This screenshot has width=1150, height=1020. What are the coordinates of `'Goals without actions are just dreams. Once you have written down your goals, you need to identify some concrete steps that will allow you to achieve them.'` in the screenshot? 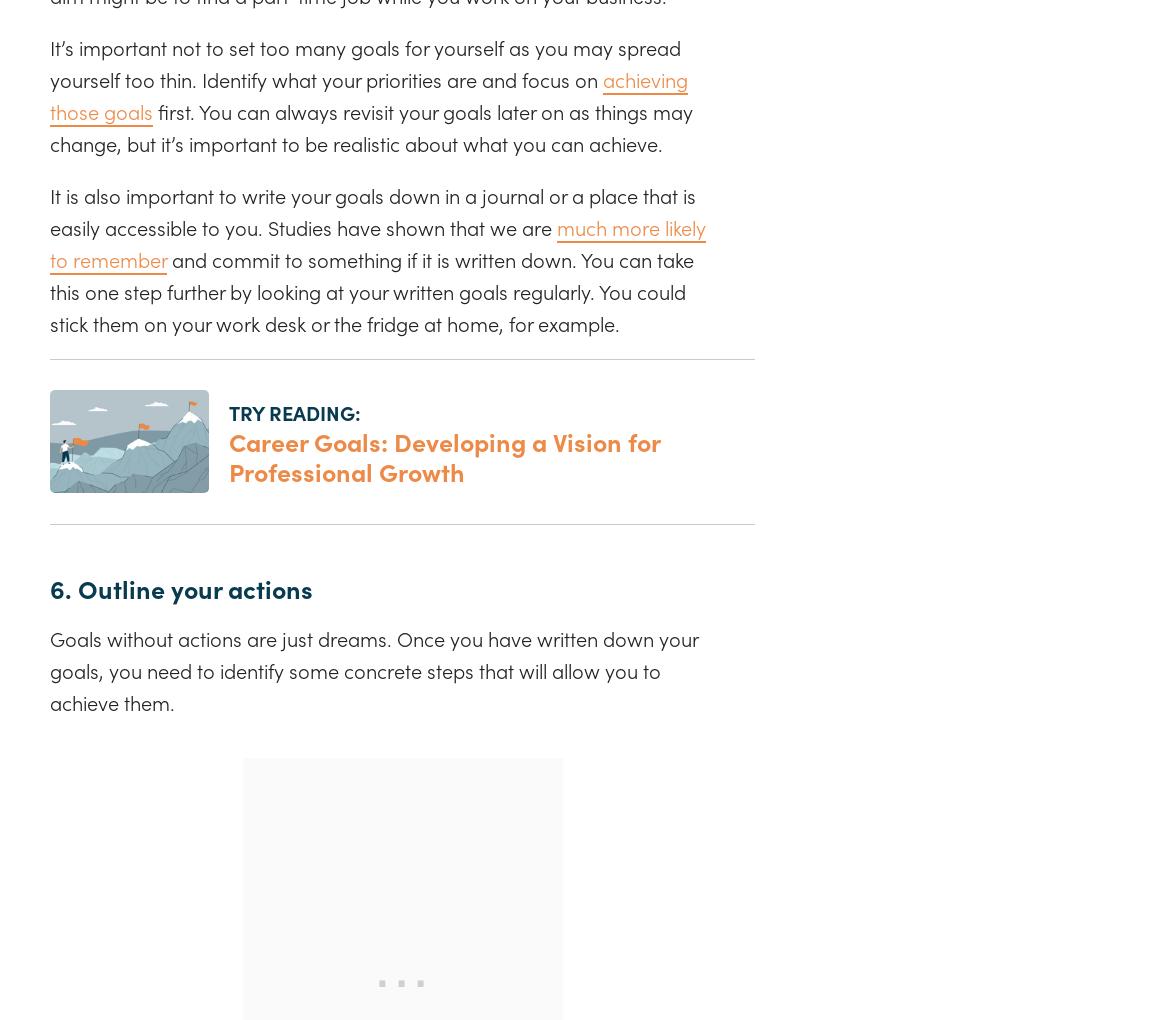 It's located at (373, 669).